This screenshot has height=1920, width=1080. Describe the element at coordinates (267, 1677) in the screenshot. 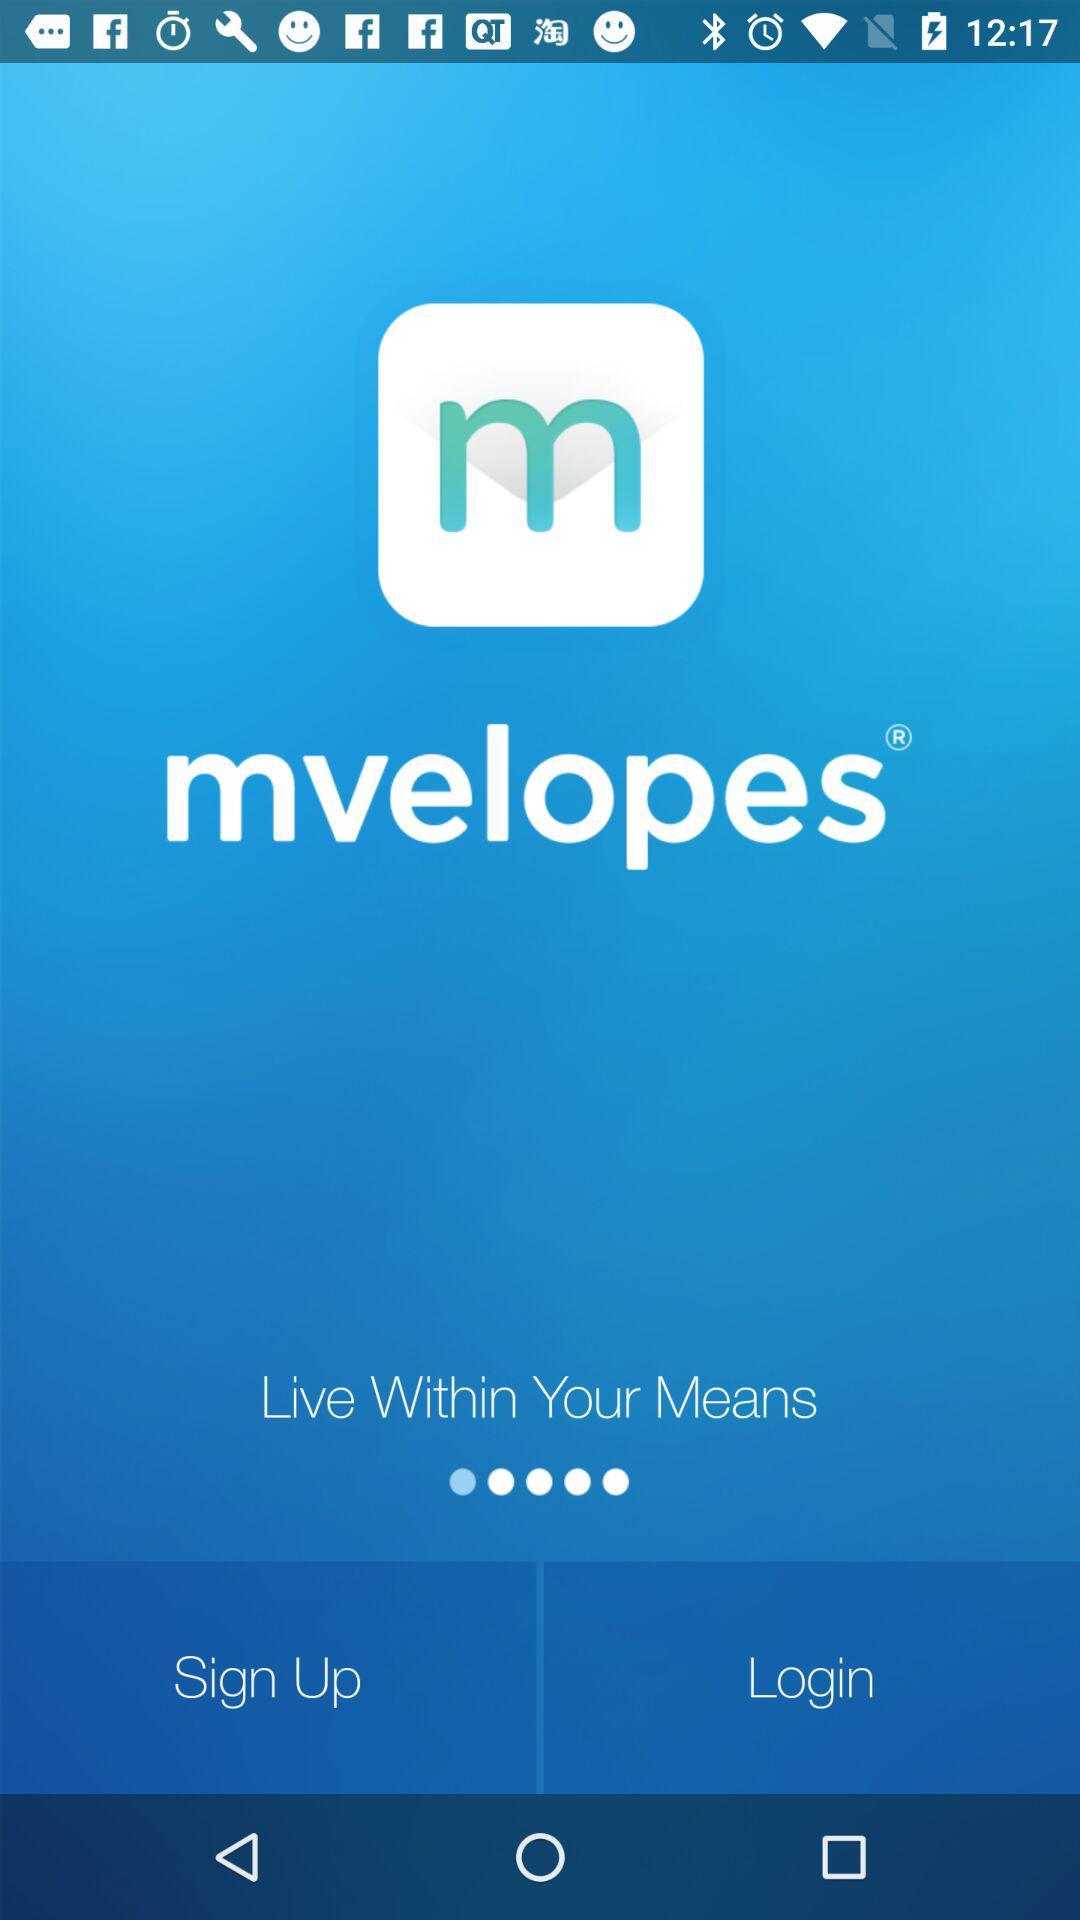

I see `the sign up item` at that location.